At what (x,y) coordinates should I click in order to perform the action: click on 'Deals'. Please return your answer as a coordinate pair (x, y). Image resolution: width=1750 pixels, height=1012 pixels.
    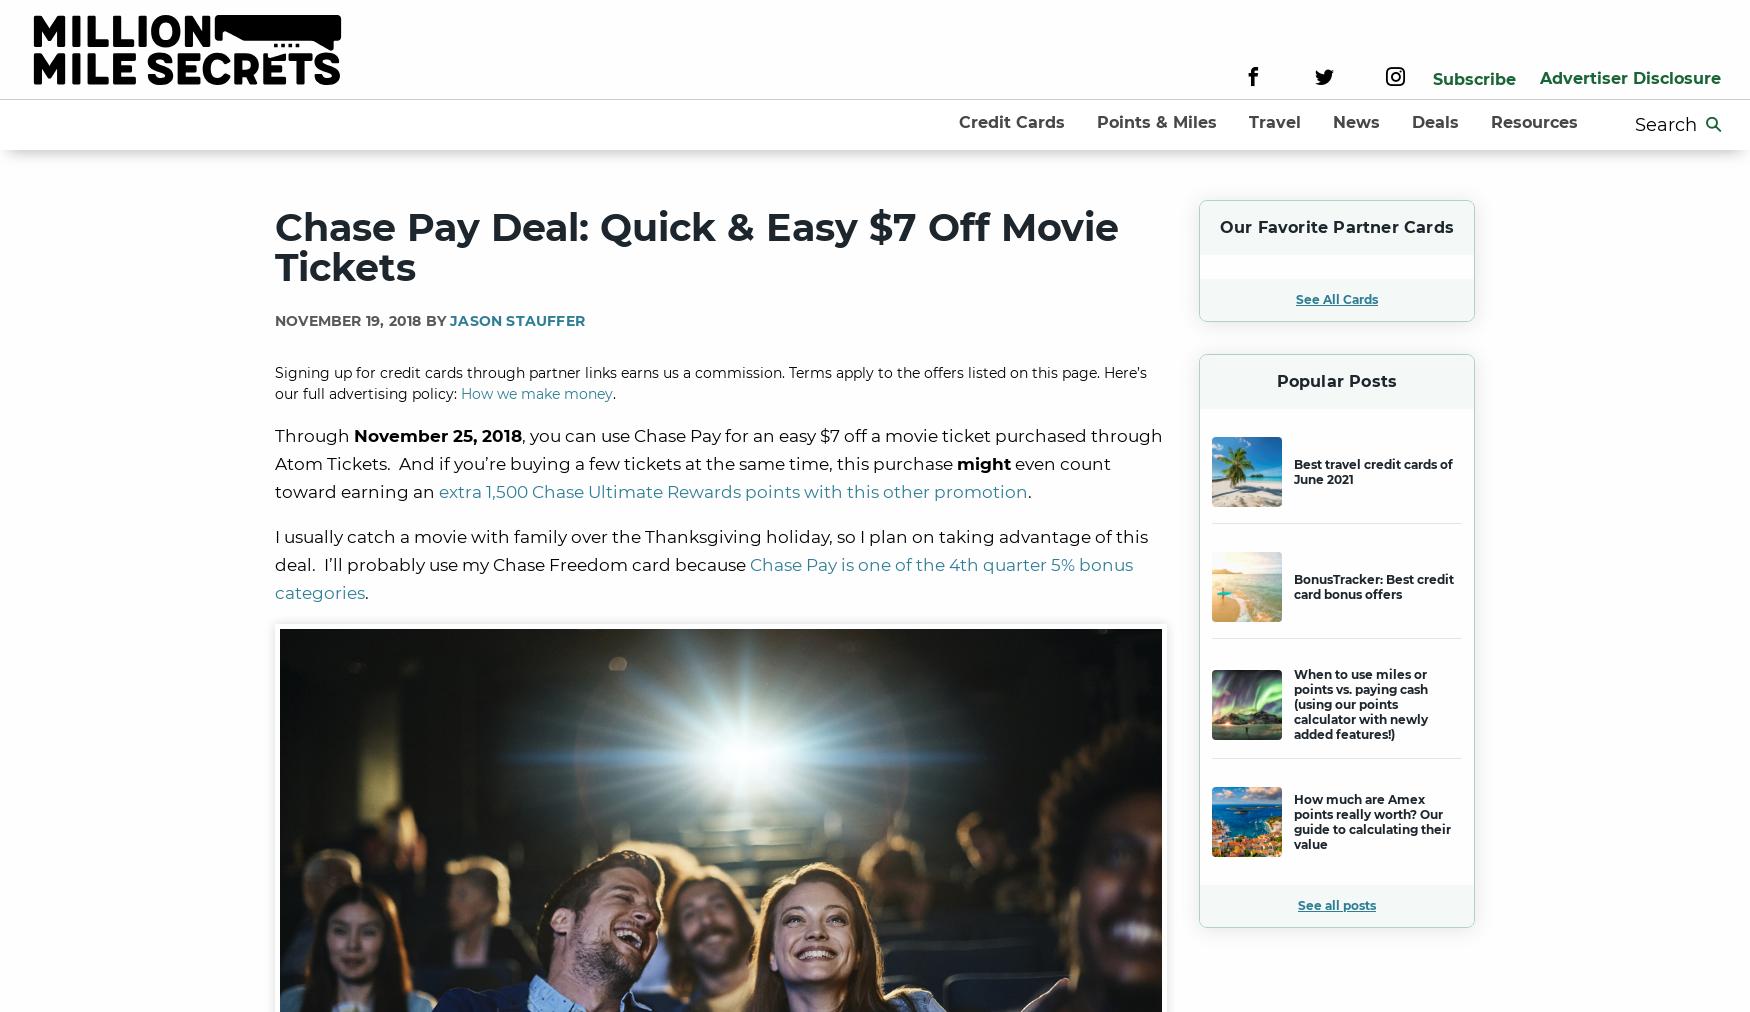
    Looking at the image, I should click on (1434, 121).